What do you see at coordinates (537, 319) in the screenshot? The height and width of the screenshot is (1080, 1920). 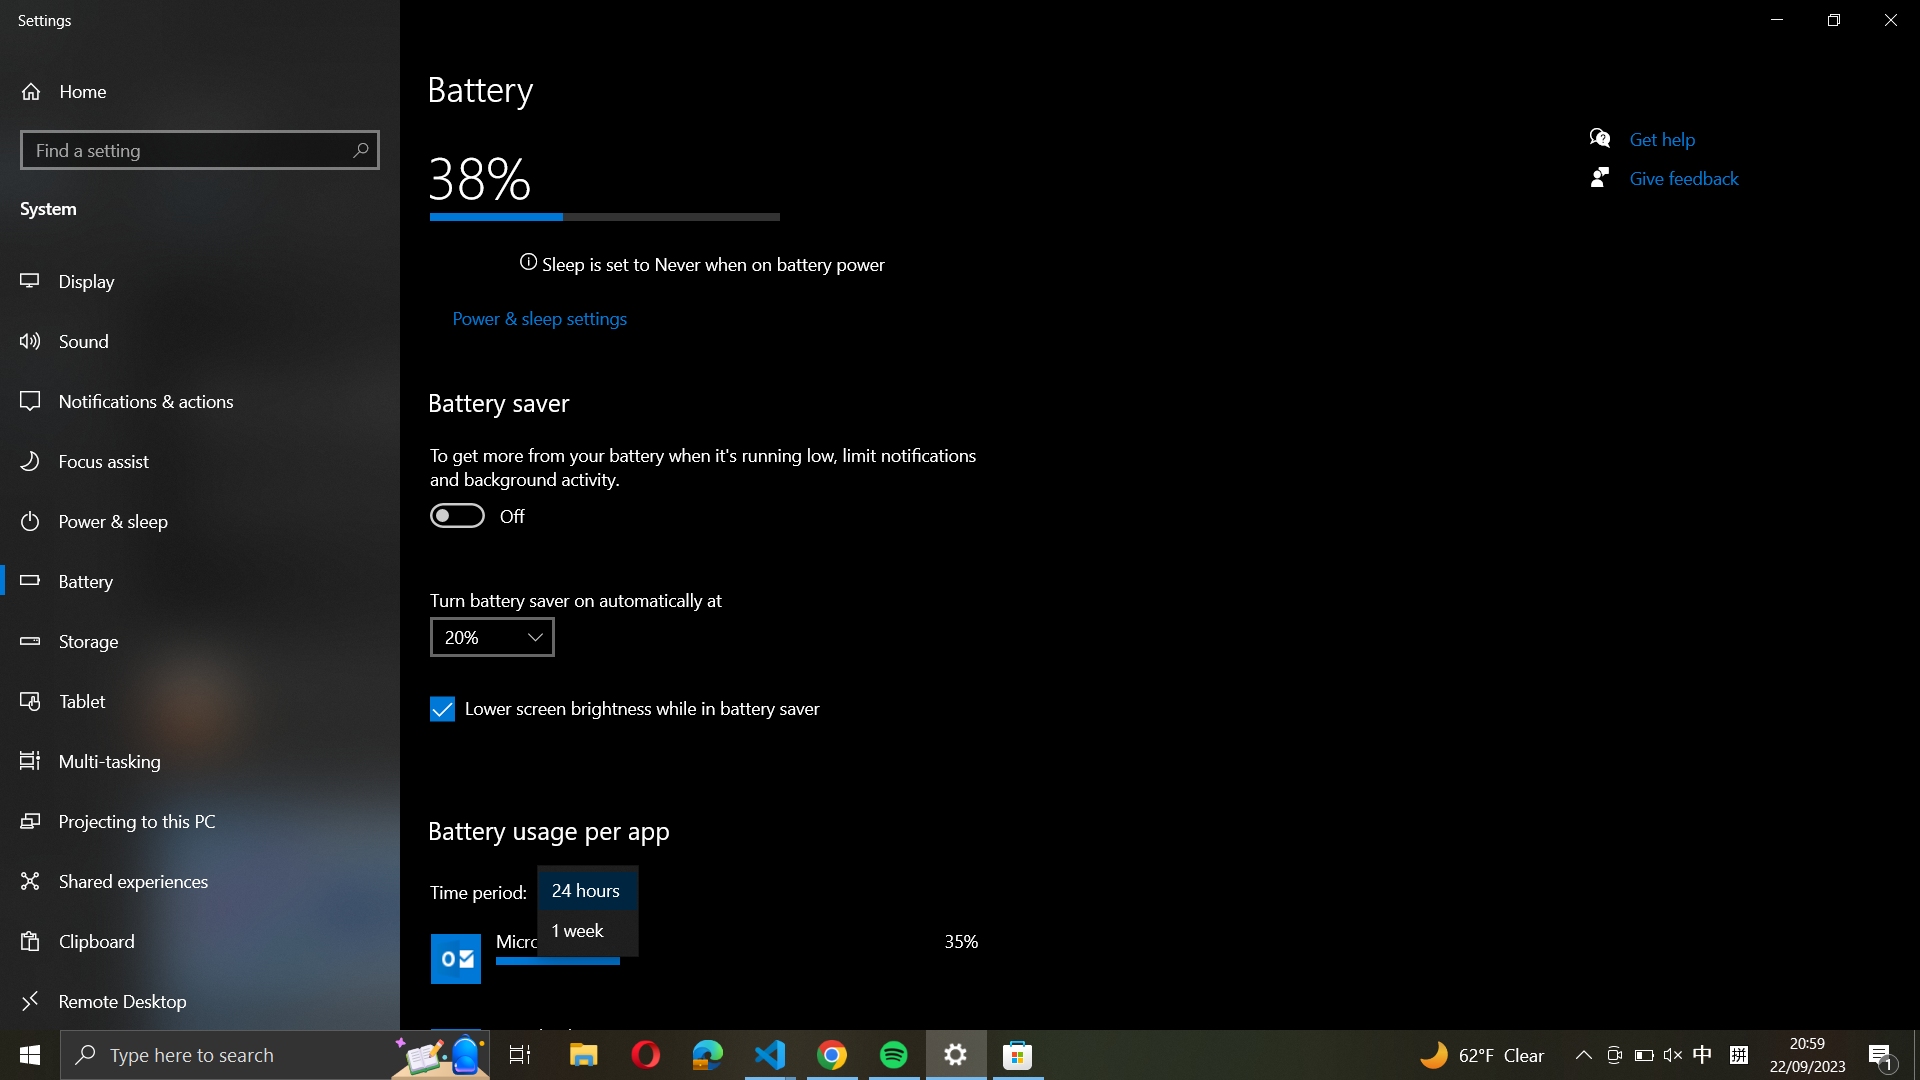 I see `From the left side menu, open "Power & sleep" settings` at bounding box center [537, 319].